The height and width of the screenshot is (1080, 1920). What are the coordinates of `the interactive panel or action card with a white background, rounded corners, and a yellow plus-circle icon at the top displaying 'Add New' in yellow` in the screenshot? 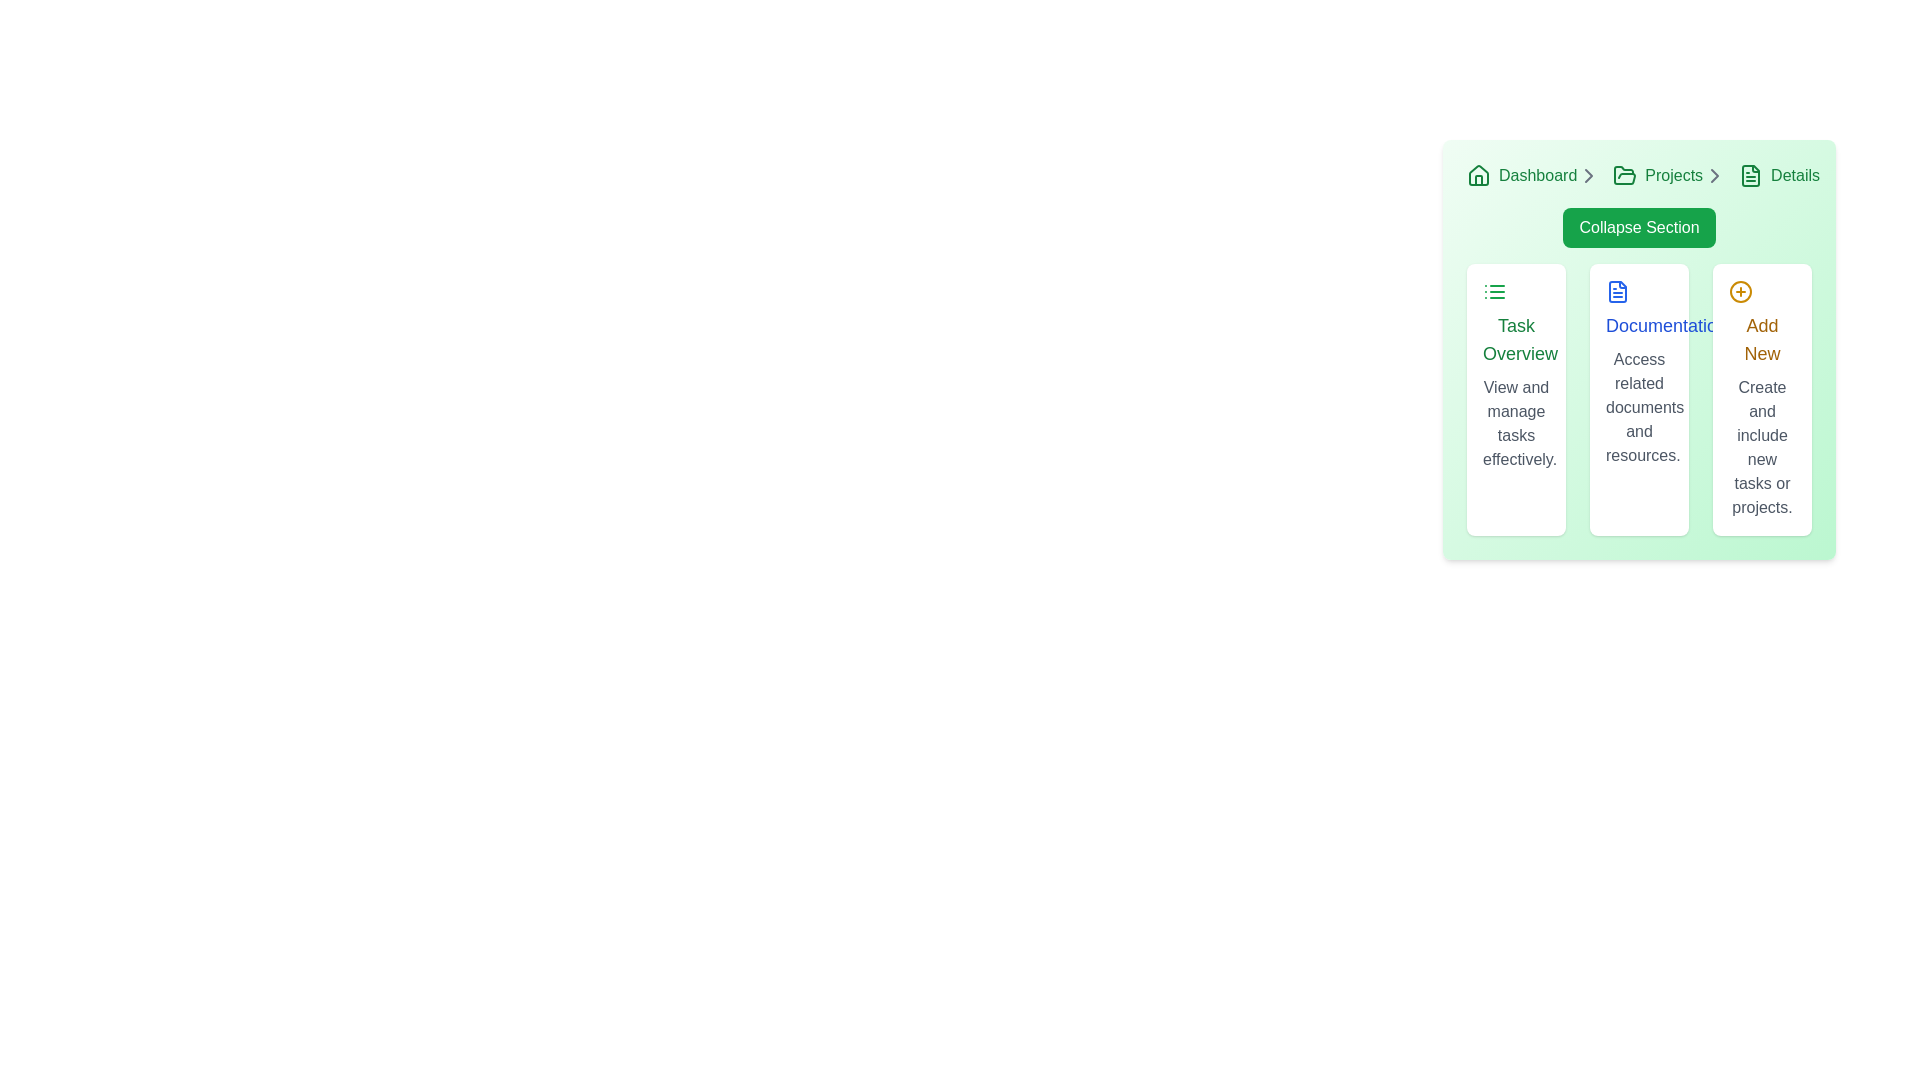 It's located at (1762, 400).